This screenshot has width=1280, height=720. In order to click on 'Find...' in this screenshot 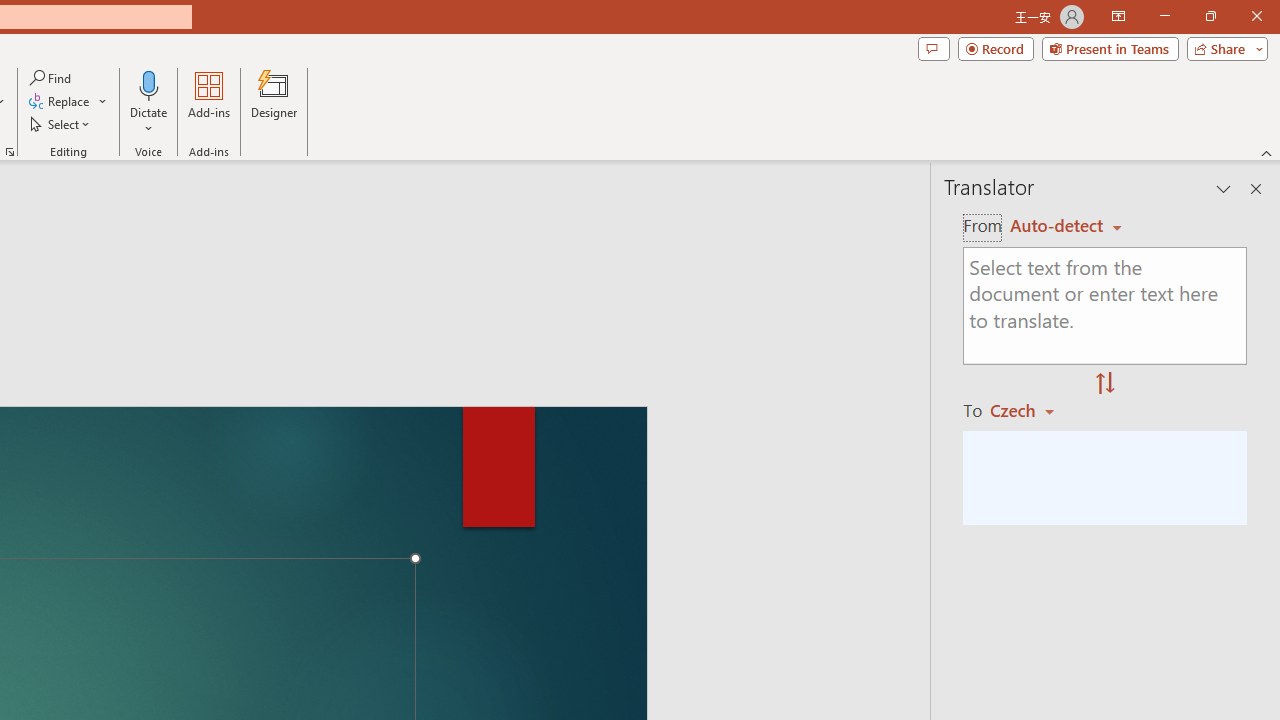, I will do `click(51, 77)`.